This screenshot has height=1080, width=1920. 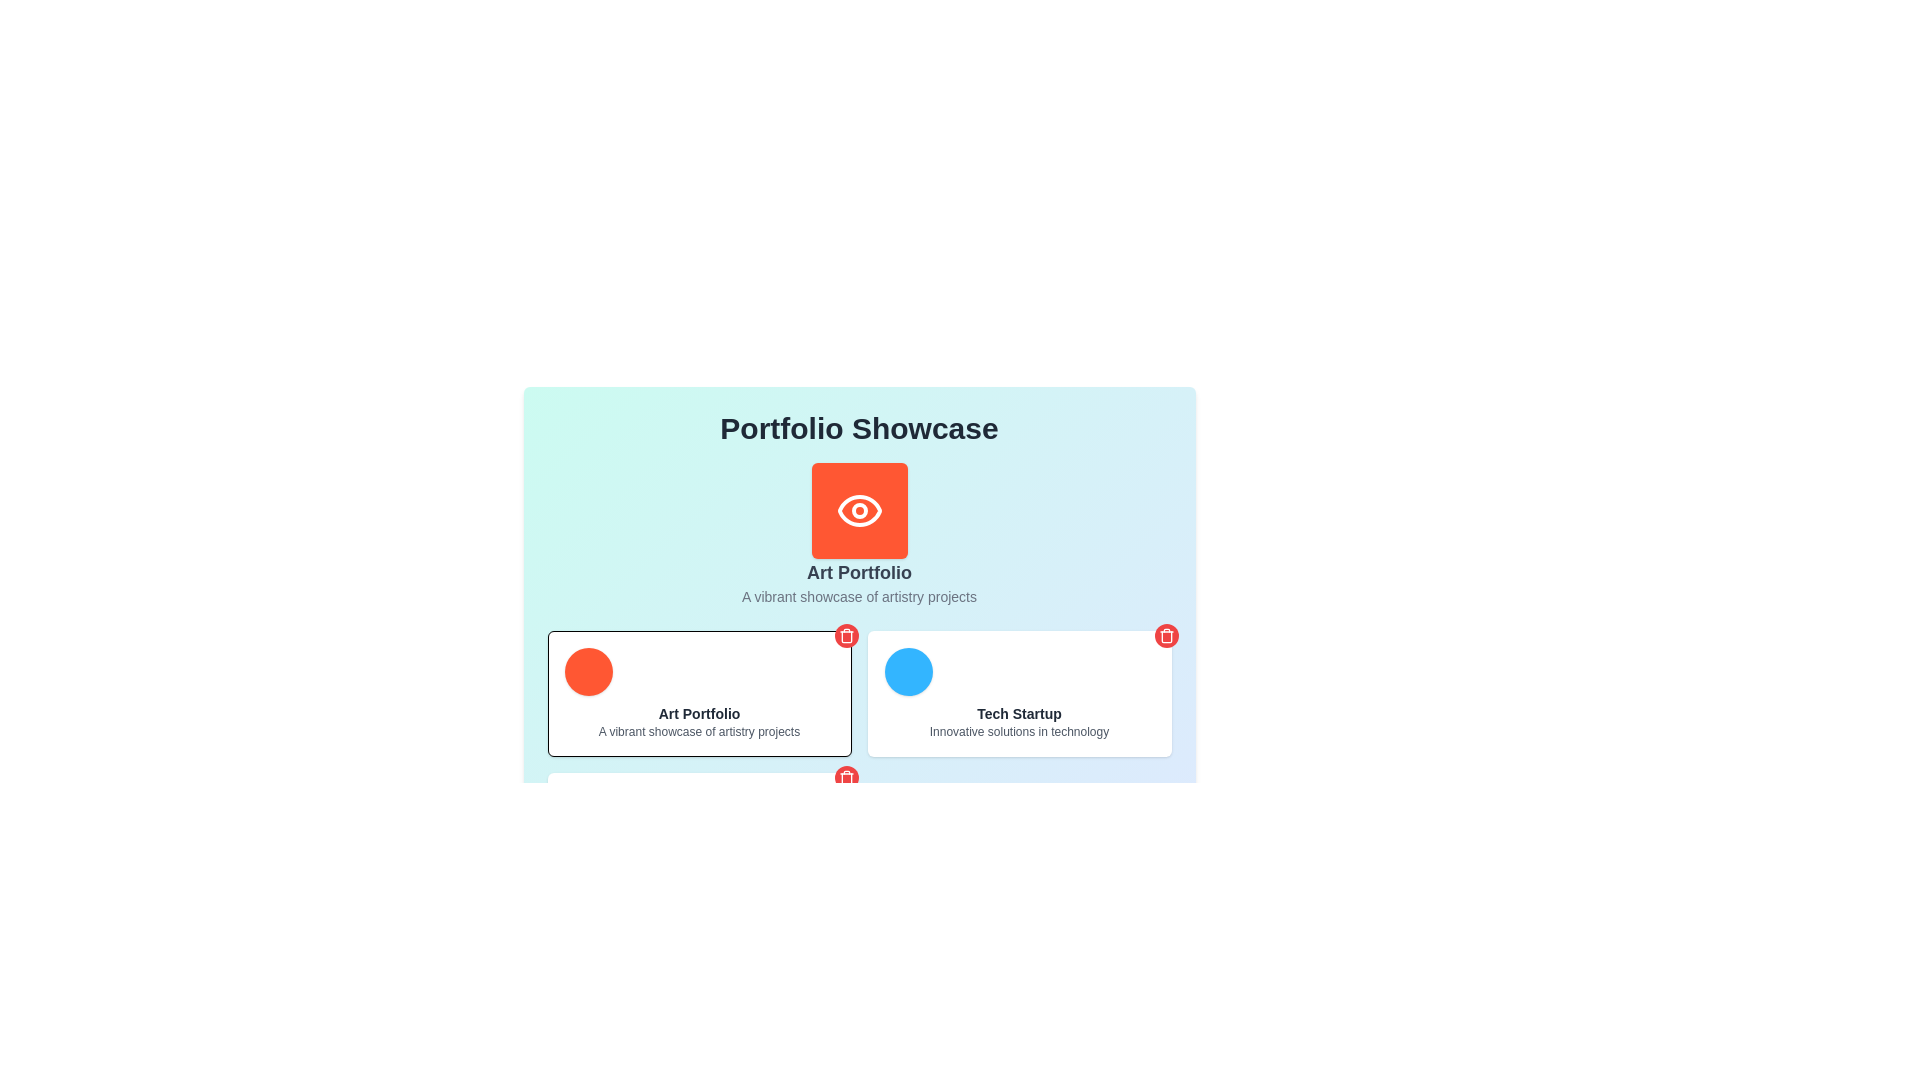 I want to click on the label displaying 'Tech Startup' and its subtitle 'Innovative solutions in technology', located in the second card on the right in the lower row of the 'Portfolio Showcase' interface, so click(x=1019, y=721).